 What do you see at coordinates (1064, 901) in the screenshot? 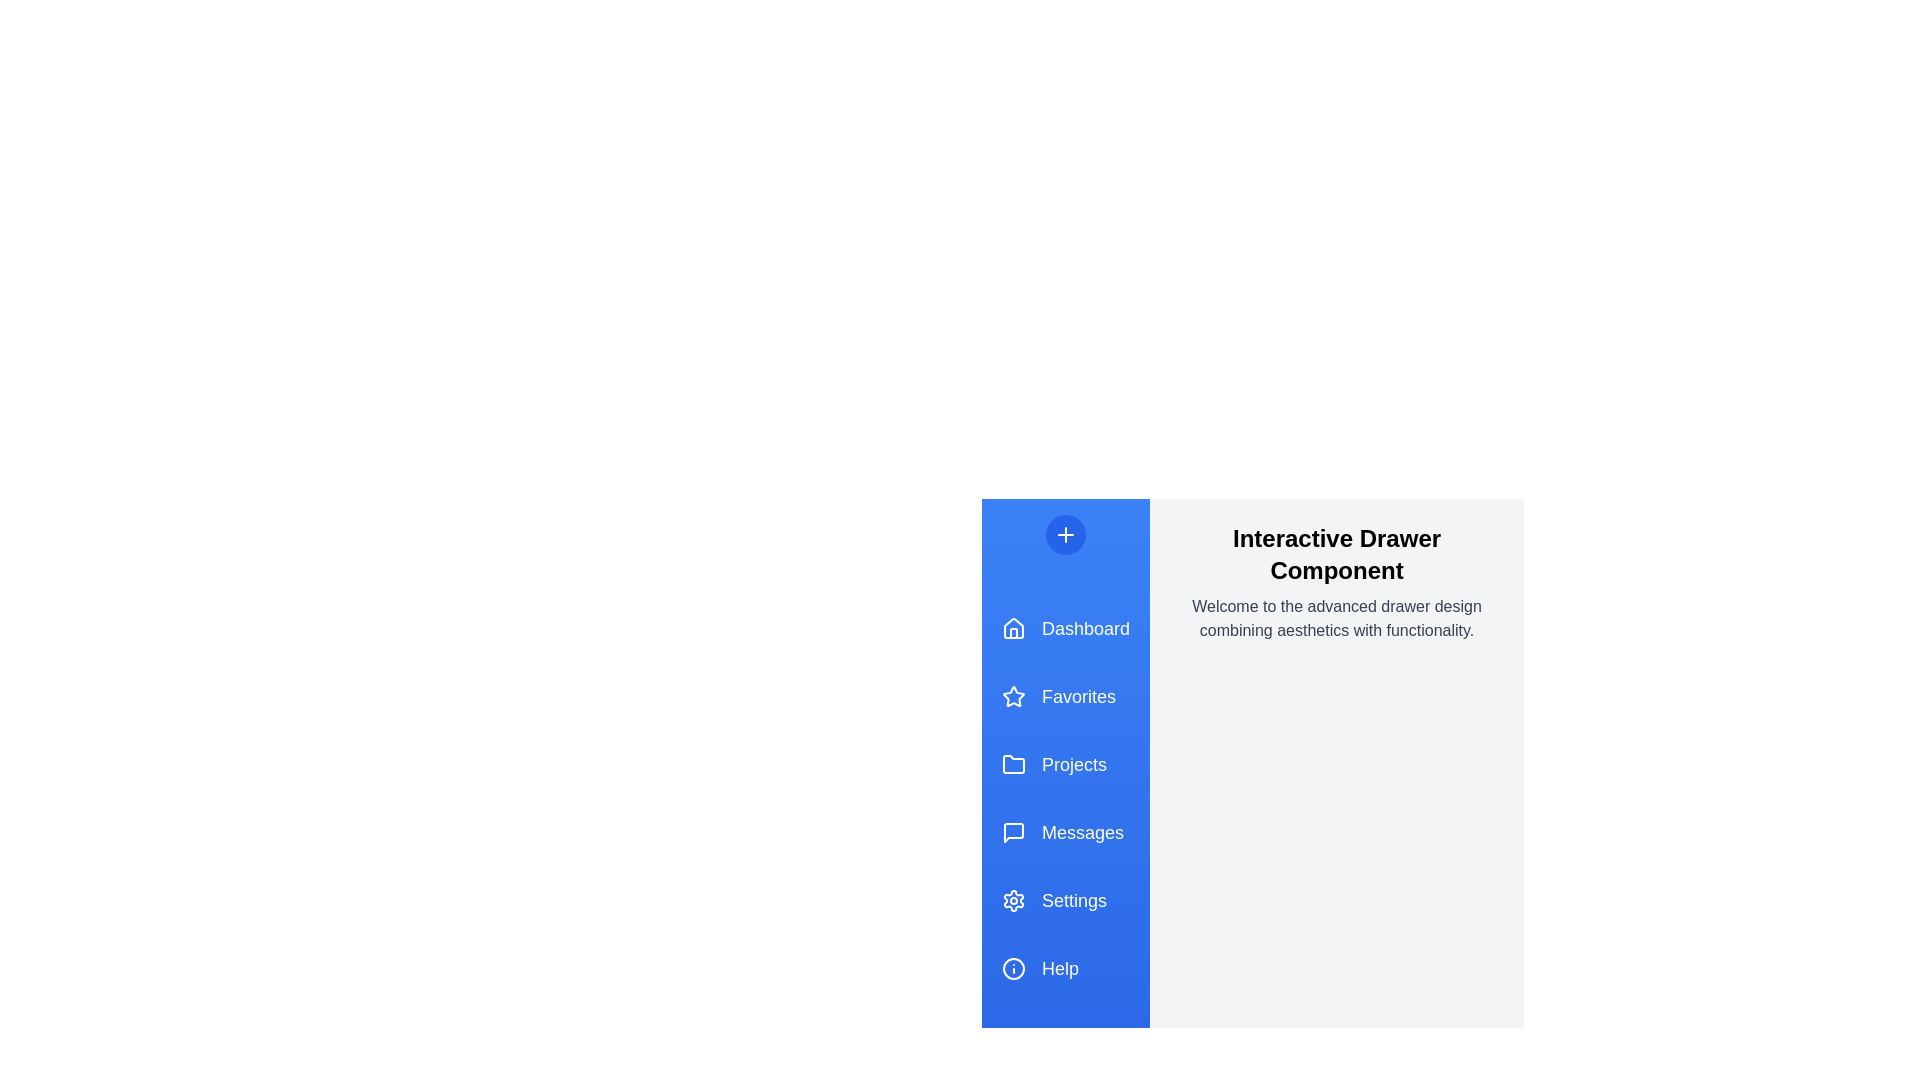
I see `the menu item Settings` at bounding box center [1064, 901].